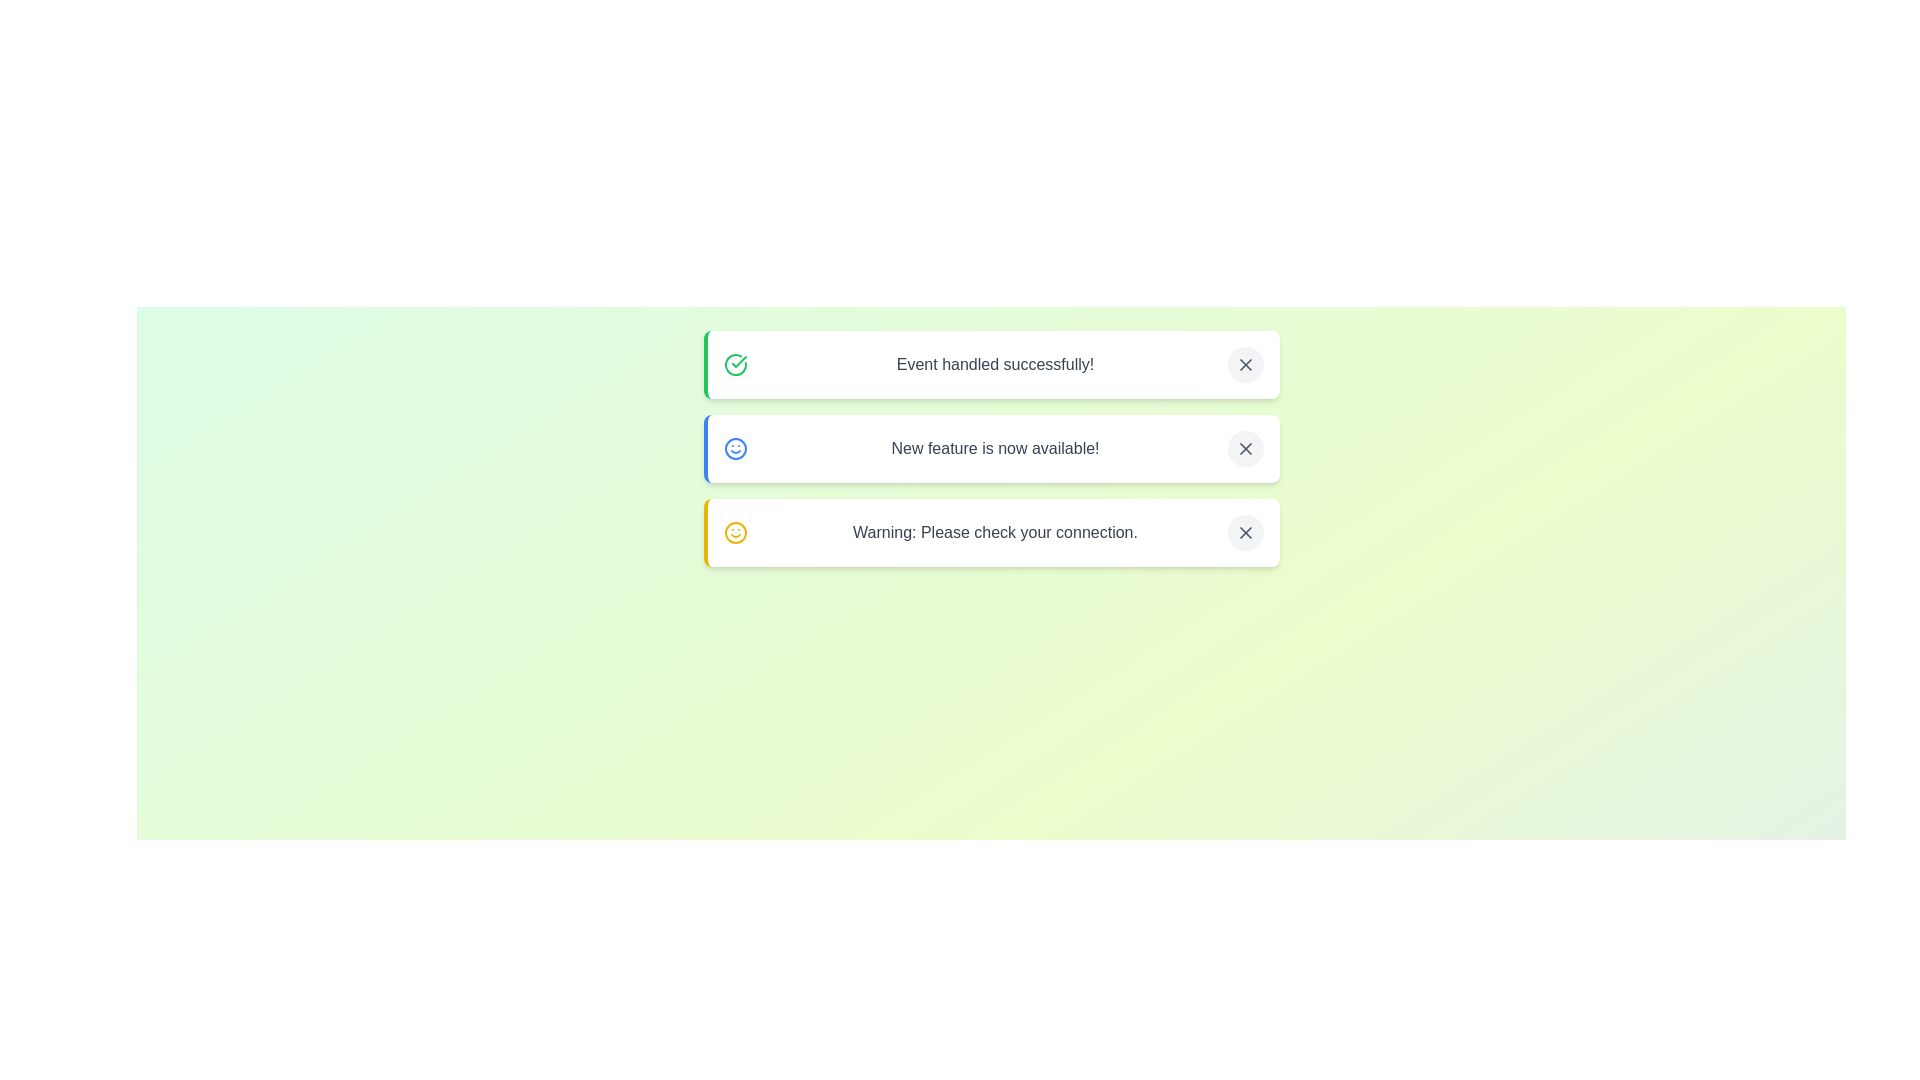 This screenshot has height=1080, width=1920. Describe the element at coordinates (995, 531) in the screenshot. I see `the text label containing the message 'Warning: Please check your connection.' styled in grey, located inside the lowest notification box to the right of a yellow icon` at that location.